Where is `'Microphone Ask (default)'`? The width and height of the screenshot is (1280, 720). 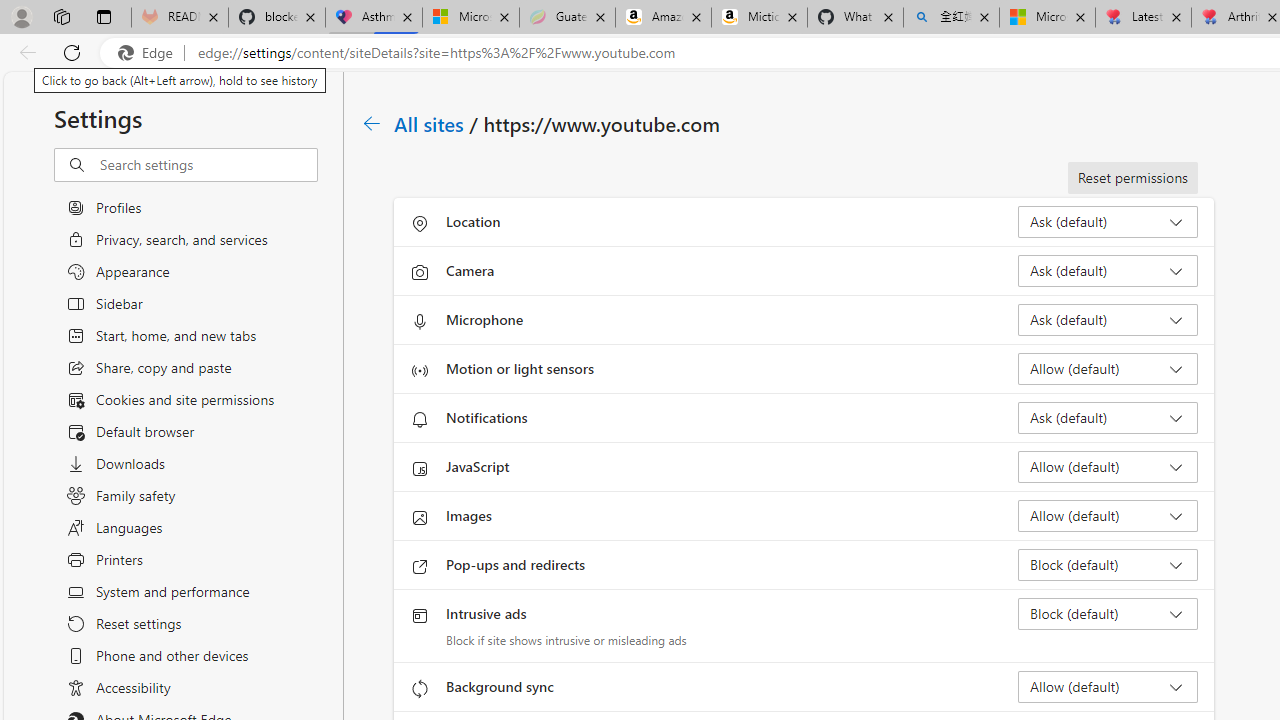 'Microphone Ask (default)' is located at coordinates (1106, 319).